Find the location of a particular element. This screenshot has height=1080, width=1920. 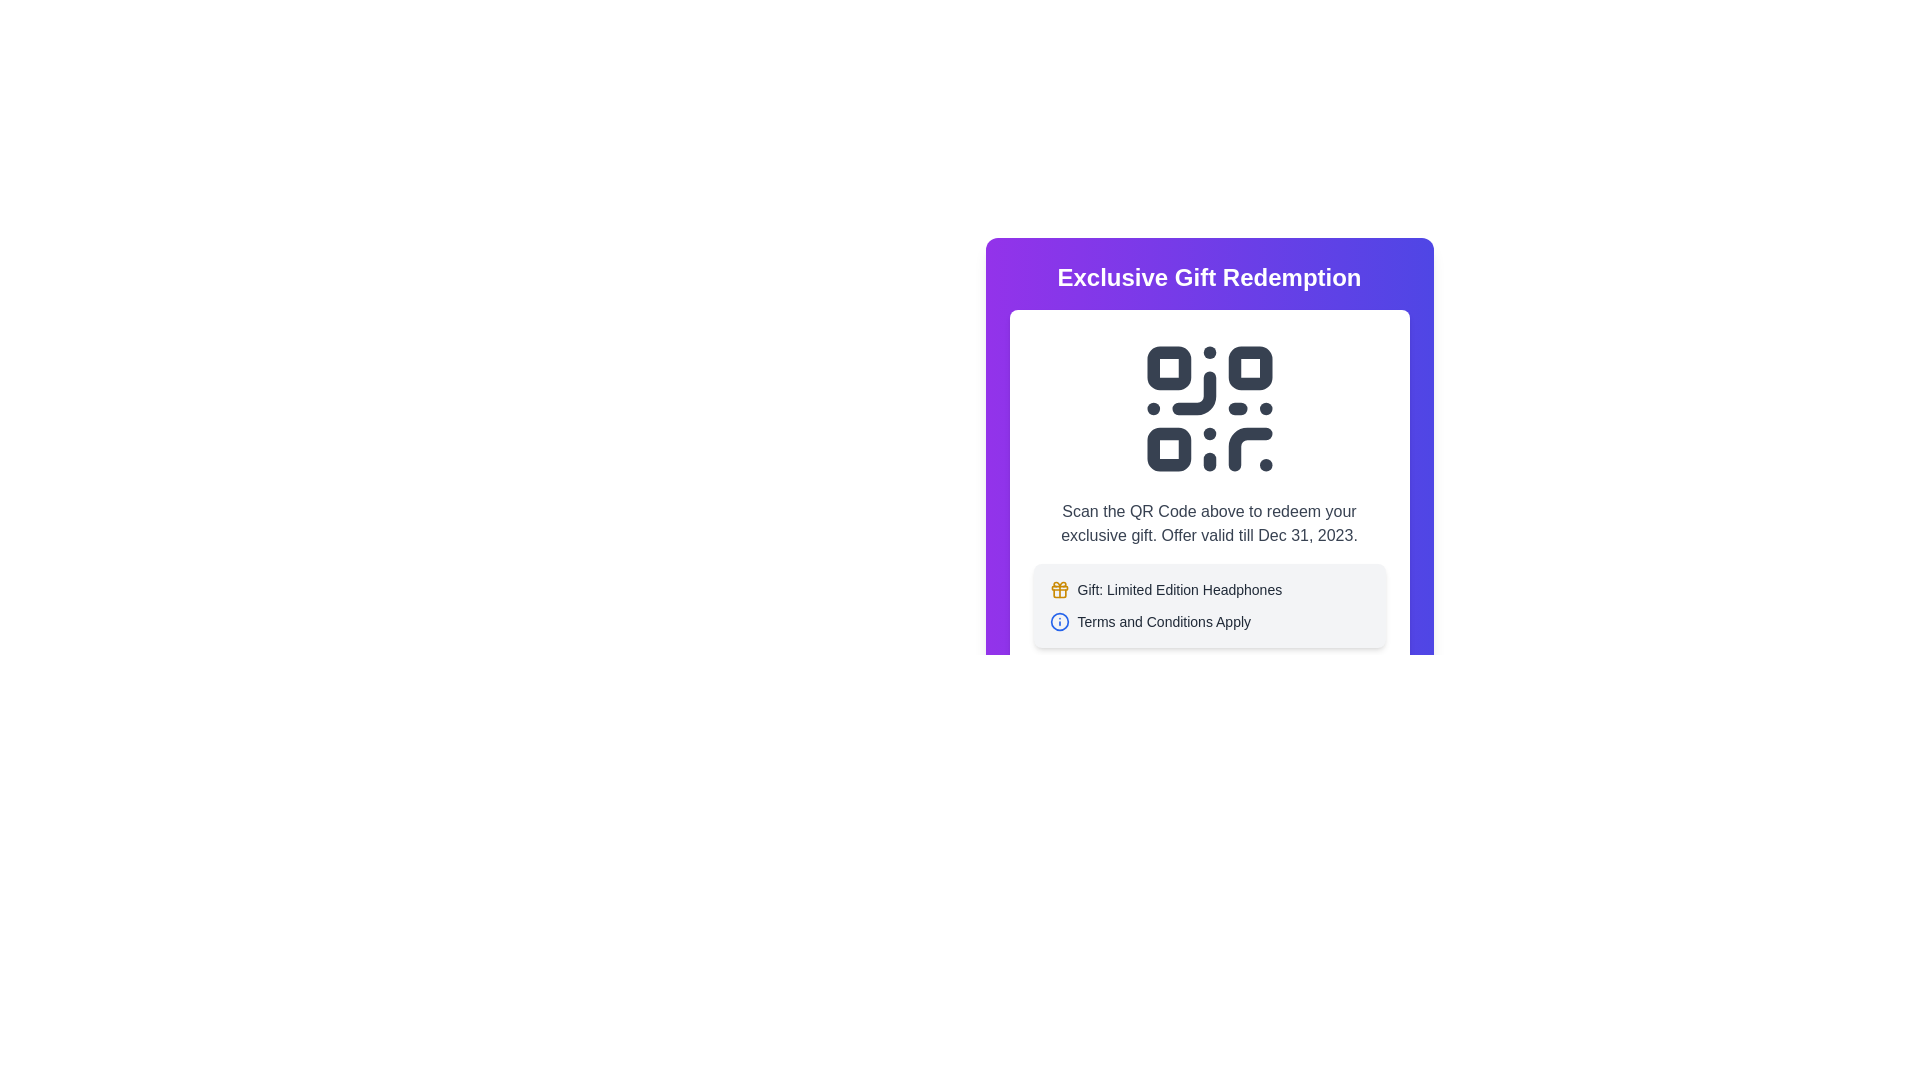

the informational block that provides details about the exclusive gift offer and terms and conditions, located below the text 'Scan the QR Code above to redeem your exclusive gift. Offer valid till Dec 31, 2023.' is located at coordinates (1208, 604).